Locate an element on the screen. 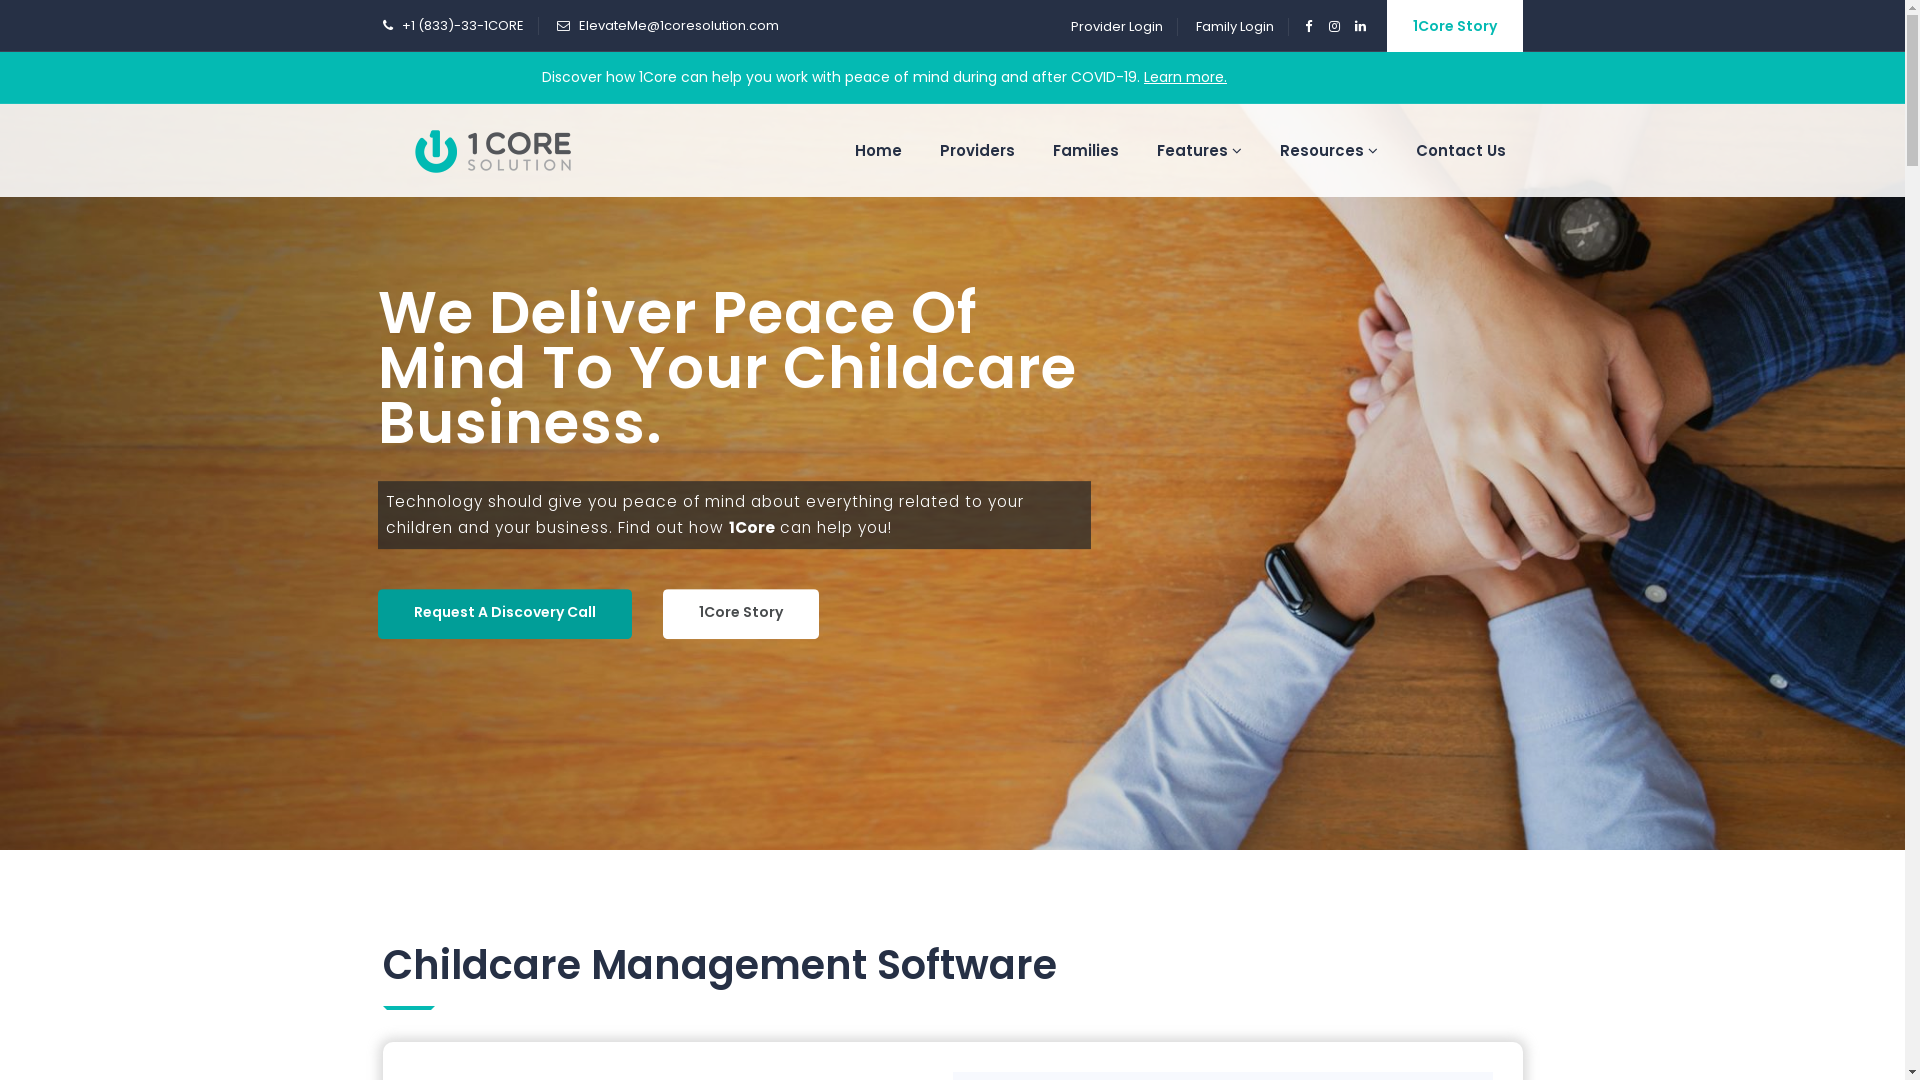  'Resources' is located at coordinates (1328, 149).